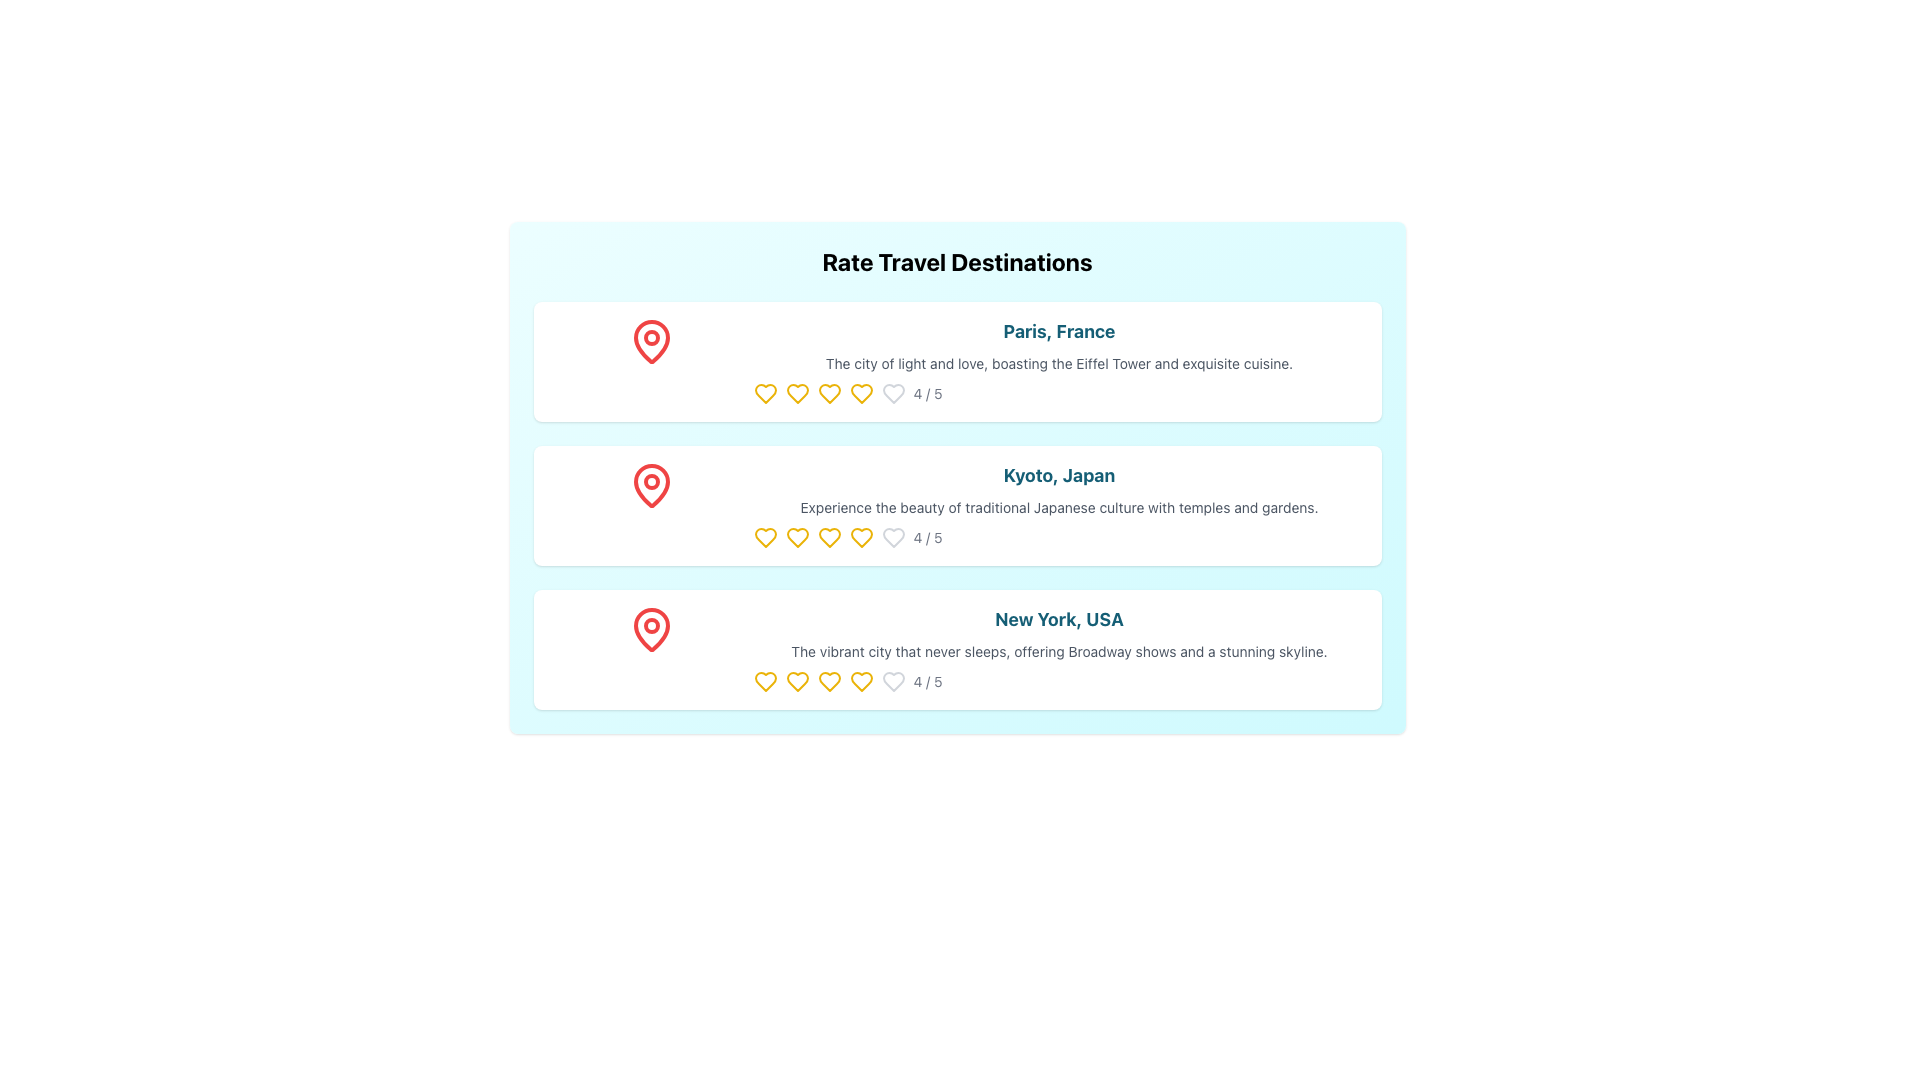  What do you see at coordinates (651, 504) in the screenshot?
I see `the red map pin icon representing the destination 'Kyoto, Japan', which is aligned with the text information about Kyoto` at bounding box center [651, 504].